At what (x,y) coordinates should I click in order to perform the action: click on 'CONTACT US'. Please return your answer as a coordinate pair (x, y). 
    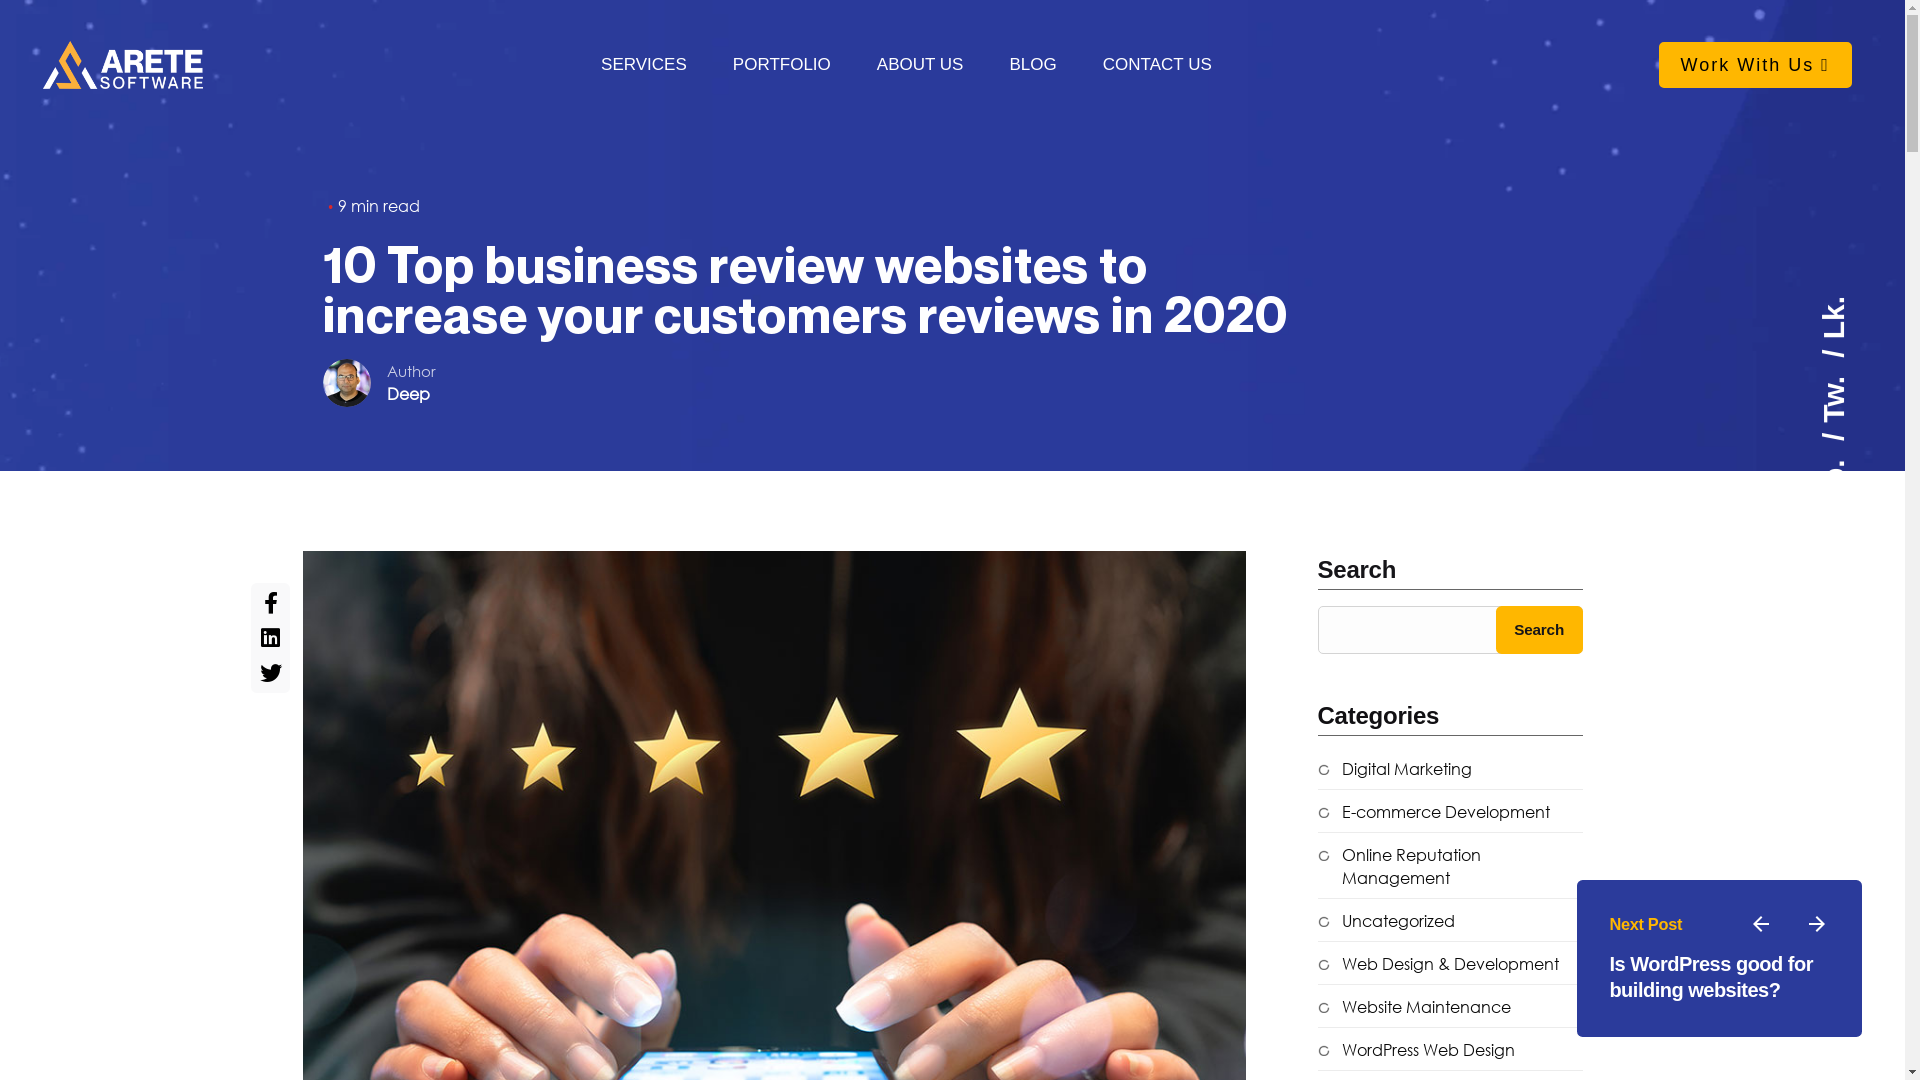
    Looking at the image, I should click on (1157, 64).